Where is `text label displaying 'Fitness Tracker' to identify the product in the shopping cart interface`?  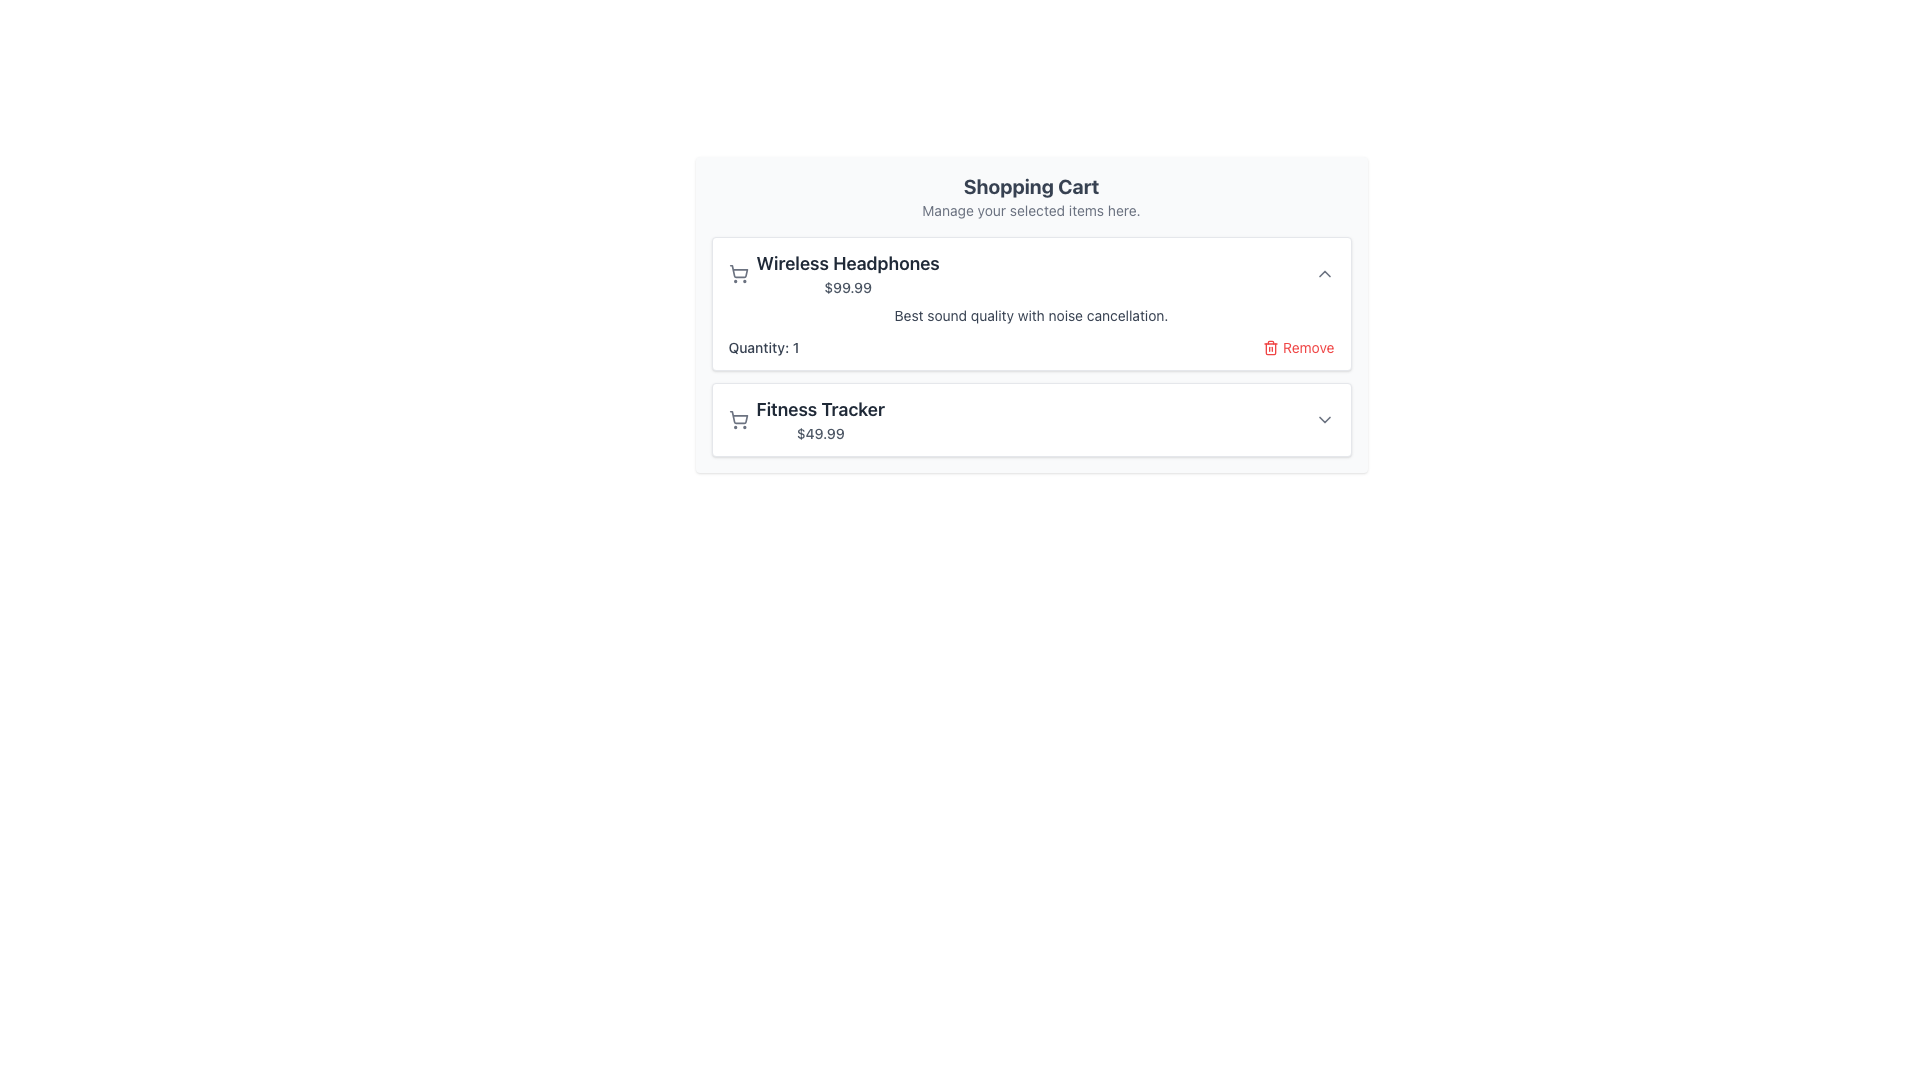
text label displaying 'Fitness Tracker' to identify the product in the shopping cart interface is located at coordinates (820, 408).